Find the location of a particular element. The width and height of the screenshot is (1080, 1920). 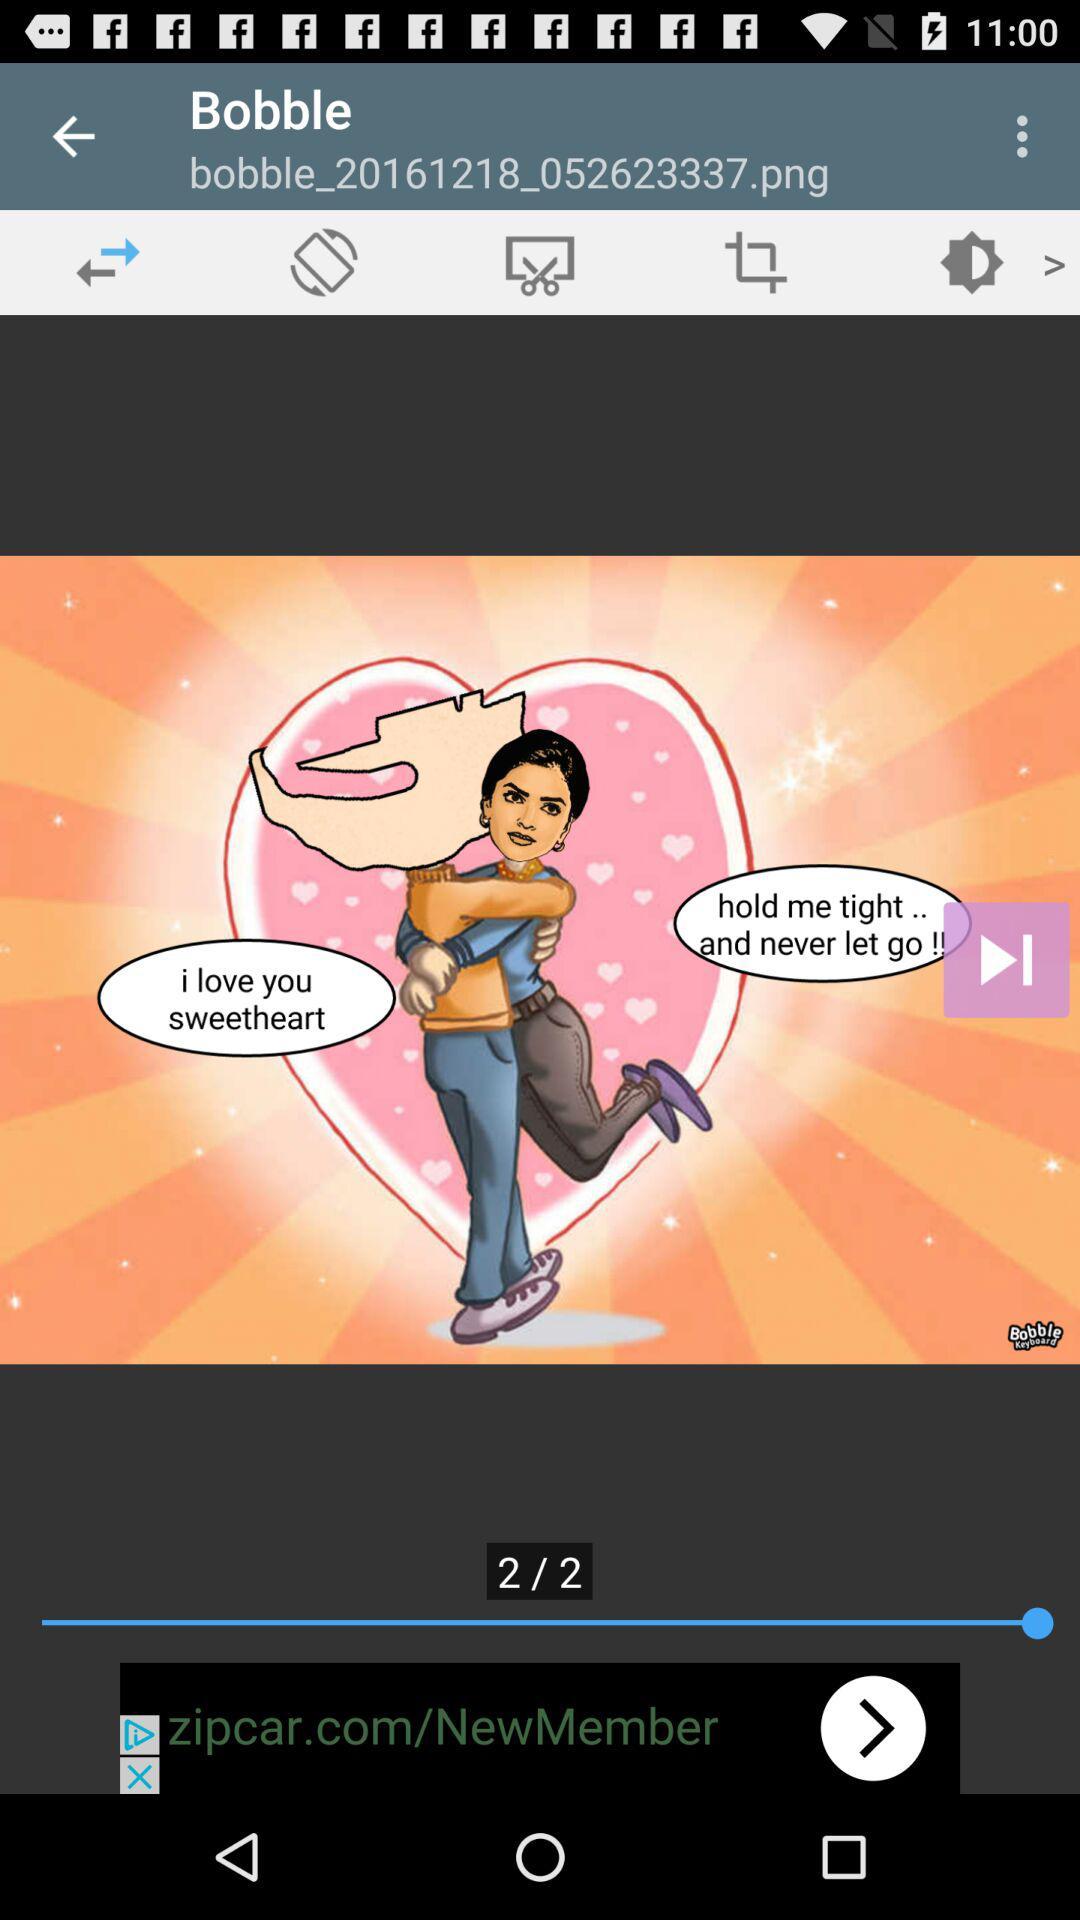

reduce size button is located at coordinates (756, 261).